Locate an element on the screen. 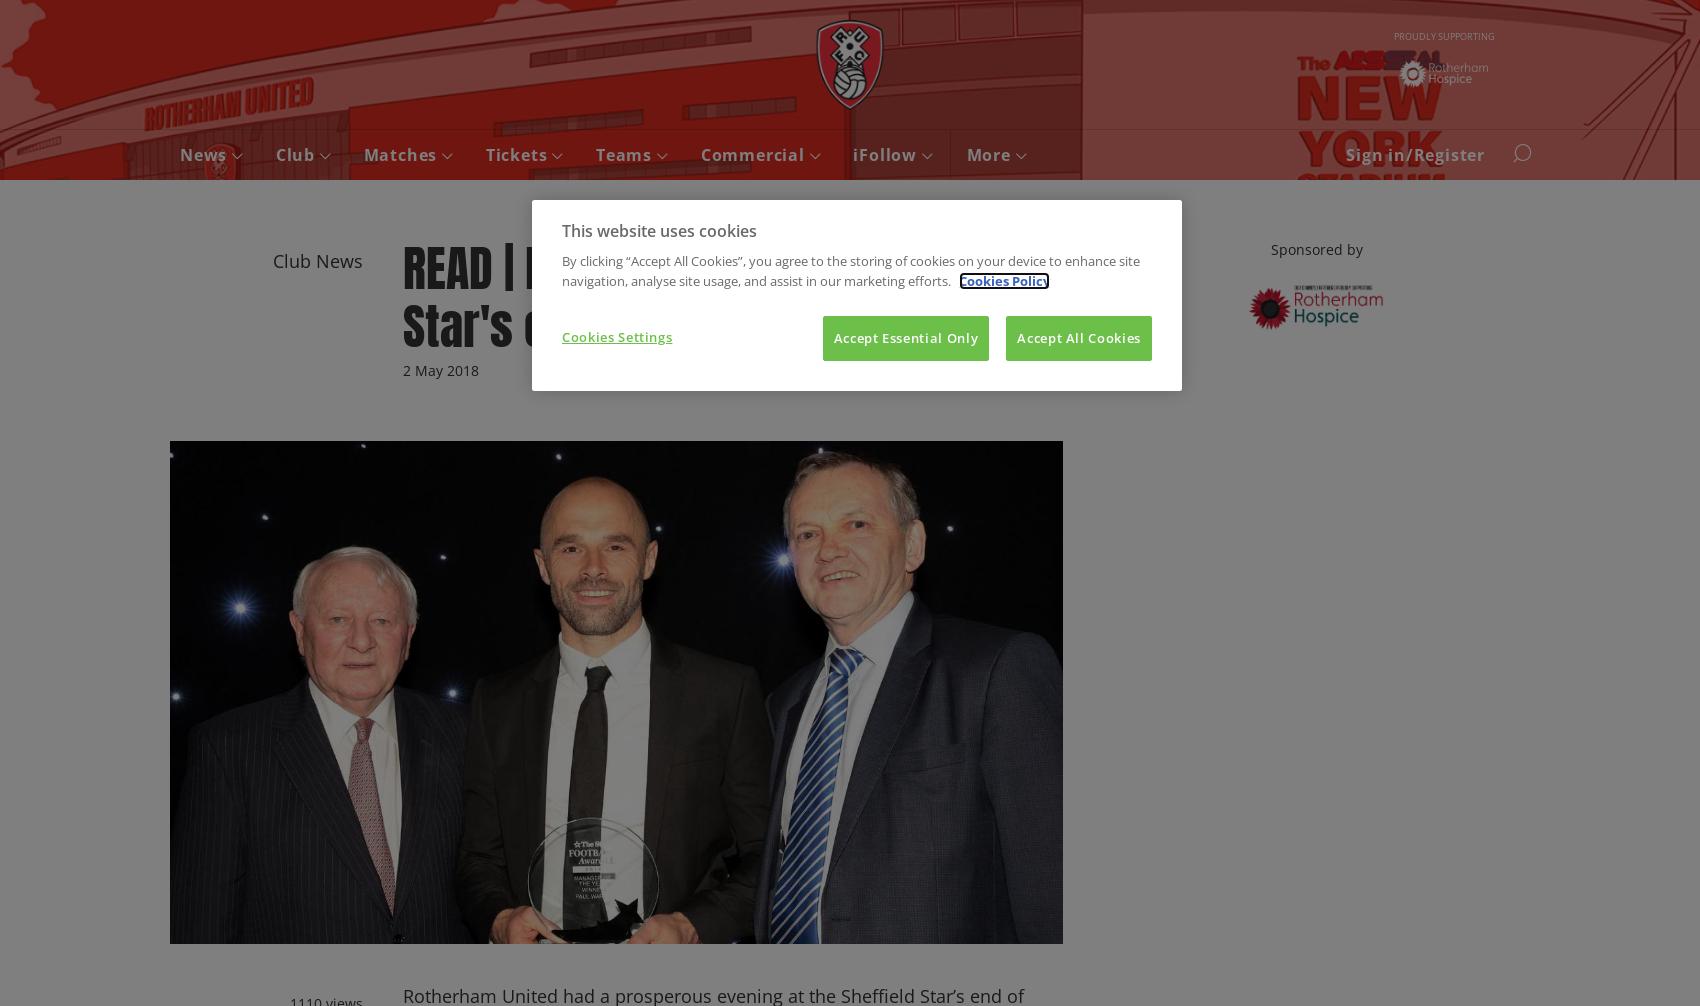 The image size is (1700, 1006). 'Club News' is located at coordinates (318, 259).